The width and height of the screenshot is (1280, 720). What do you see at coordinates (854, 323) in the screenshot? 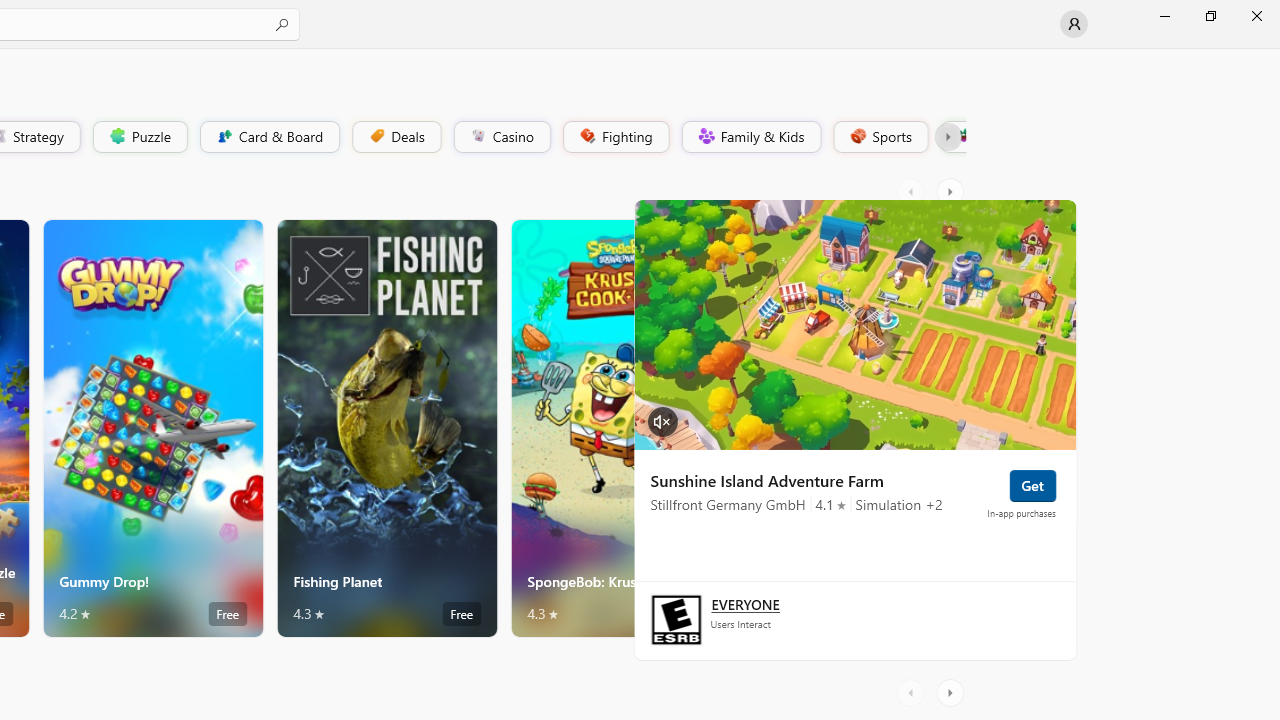
I see `'AutomationID: Image'` at bounding box center [854, 323].